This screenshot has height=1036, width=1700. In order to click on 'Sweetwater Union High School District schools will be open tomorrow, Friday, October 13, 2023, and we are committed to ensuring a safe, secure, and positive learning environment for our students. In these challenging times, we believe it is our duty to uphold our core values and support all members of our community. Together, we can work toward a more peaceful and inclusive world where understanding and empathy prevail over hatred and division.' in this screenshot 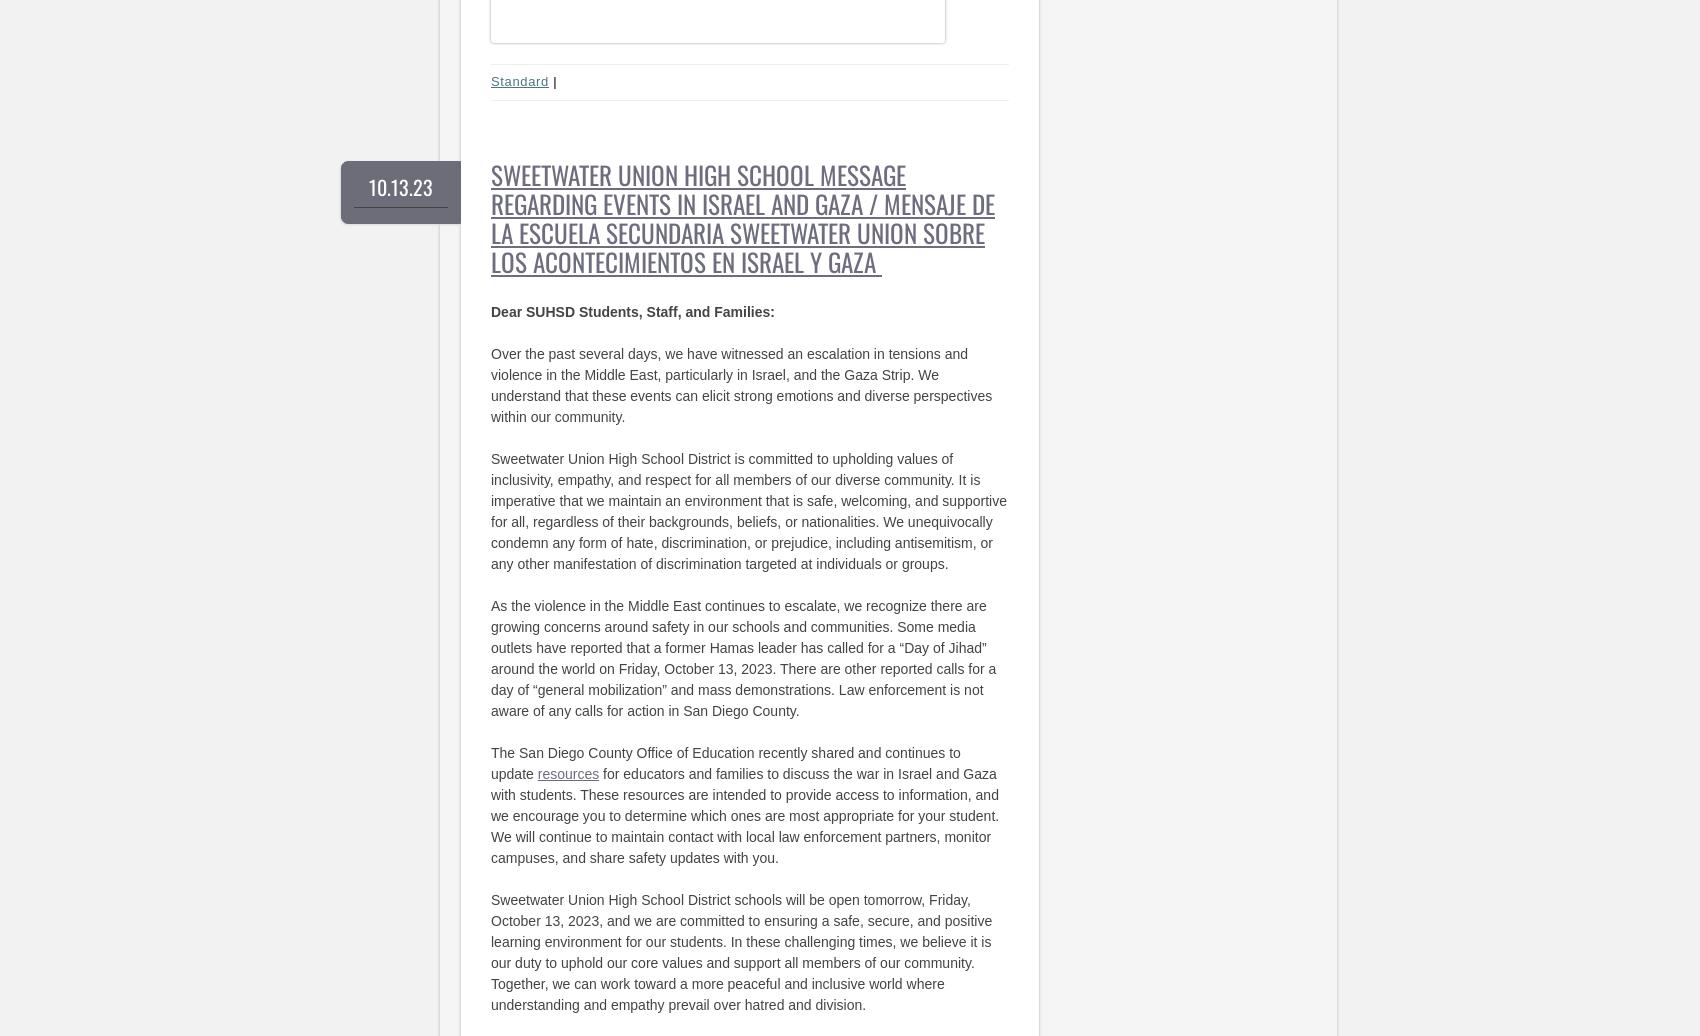, I will do `click(741, 951)`.